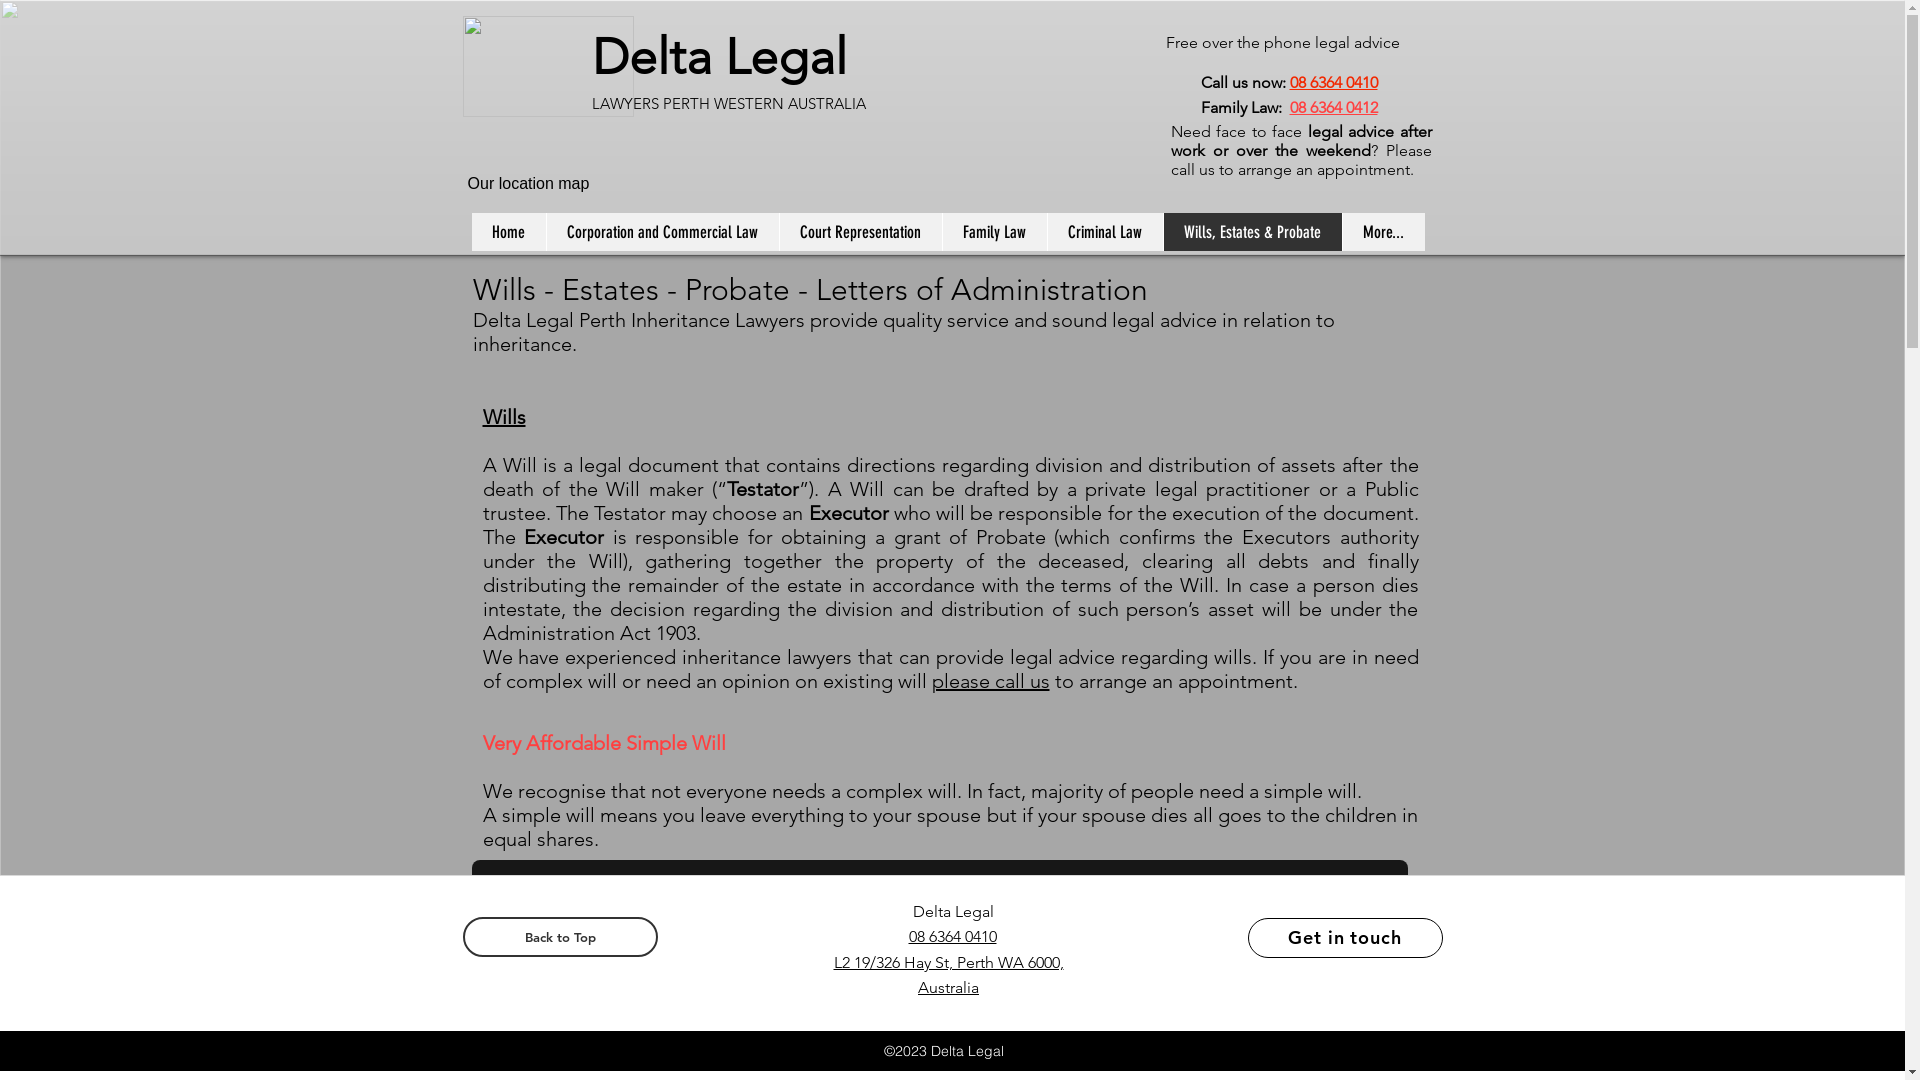 This screenshot has height=1080, width=1920. Describe the element at coordinates (508, 230) in the screenshot. I see `'Home'` at that location.